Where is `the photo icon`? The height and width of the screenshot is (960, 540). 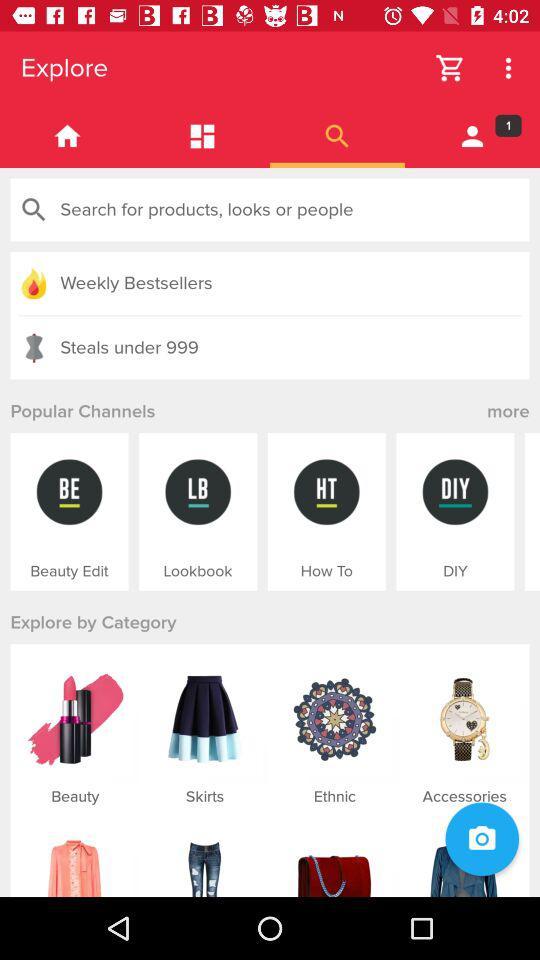 the photo icon is located at coordinates (481, 839).